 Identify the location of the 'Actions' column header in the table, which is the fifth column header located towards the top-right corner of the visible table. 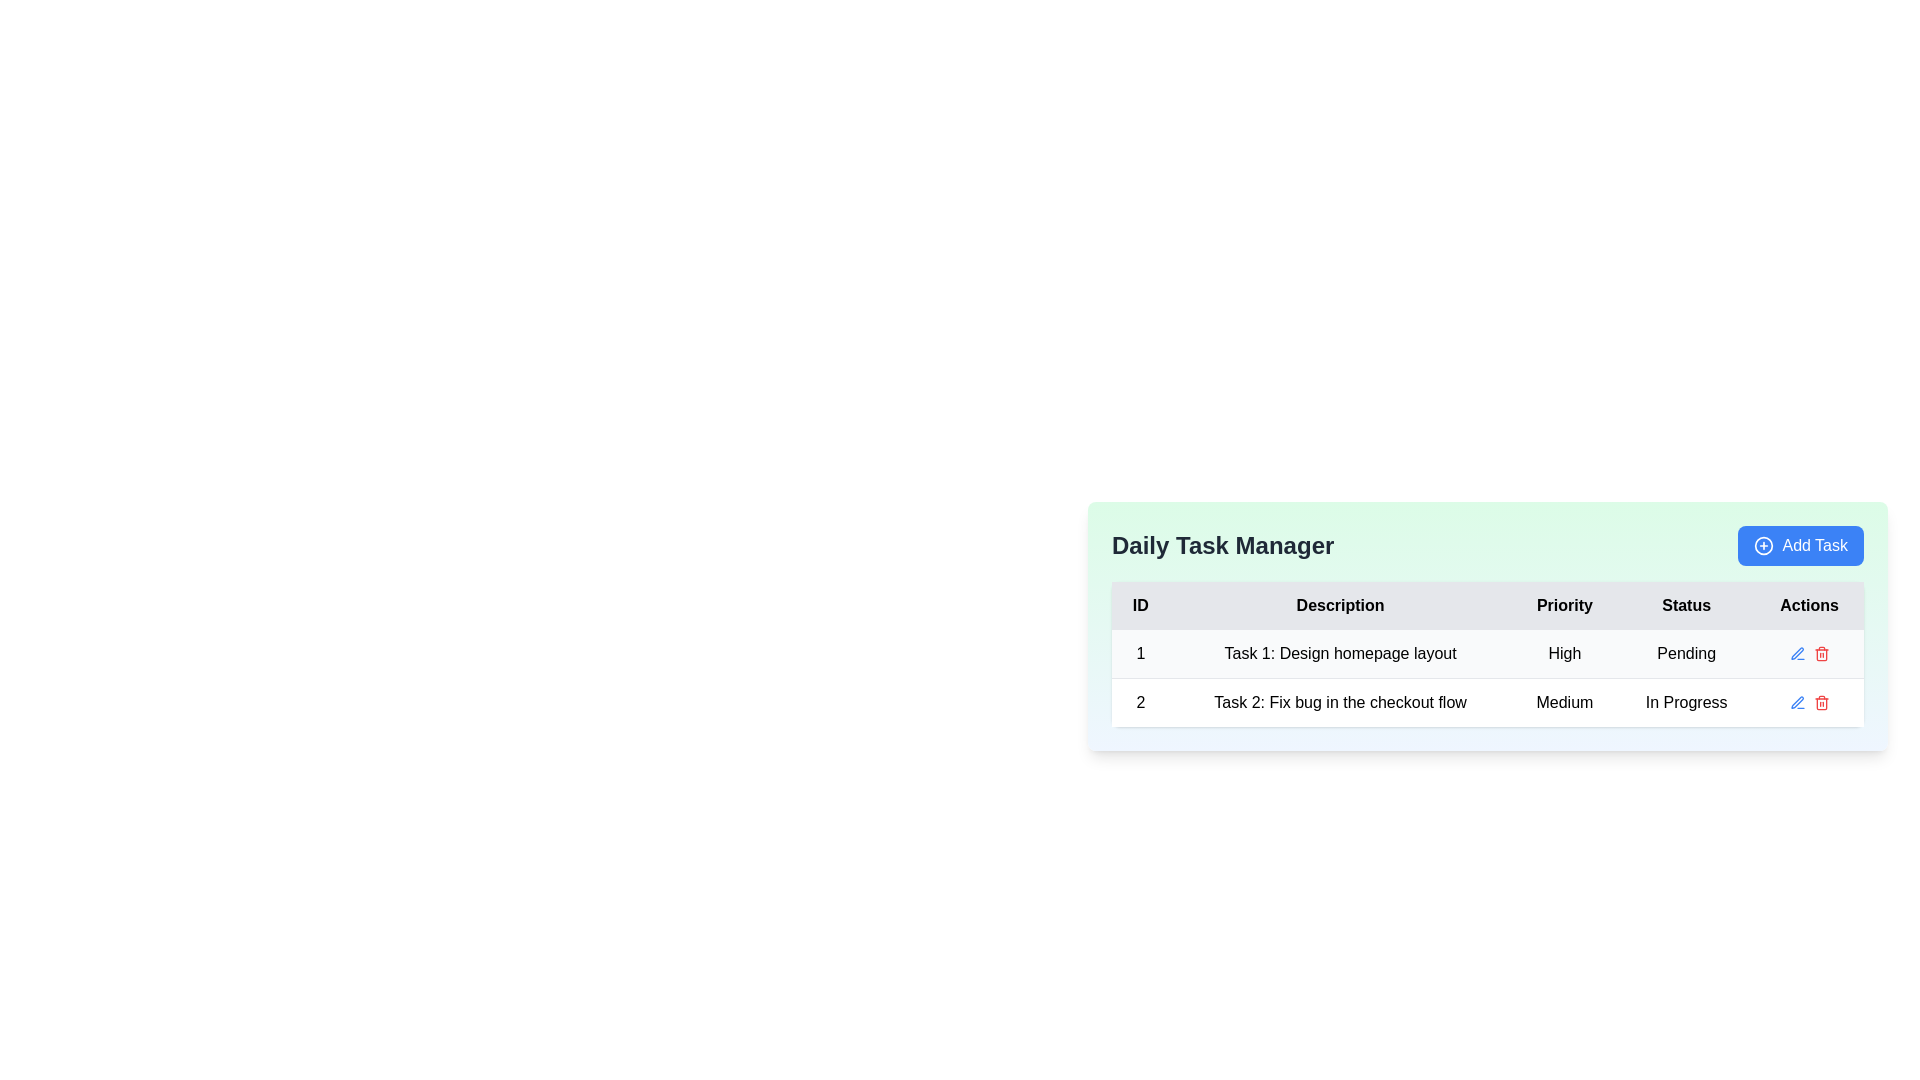
(1809, 604).